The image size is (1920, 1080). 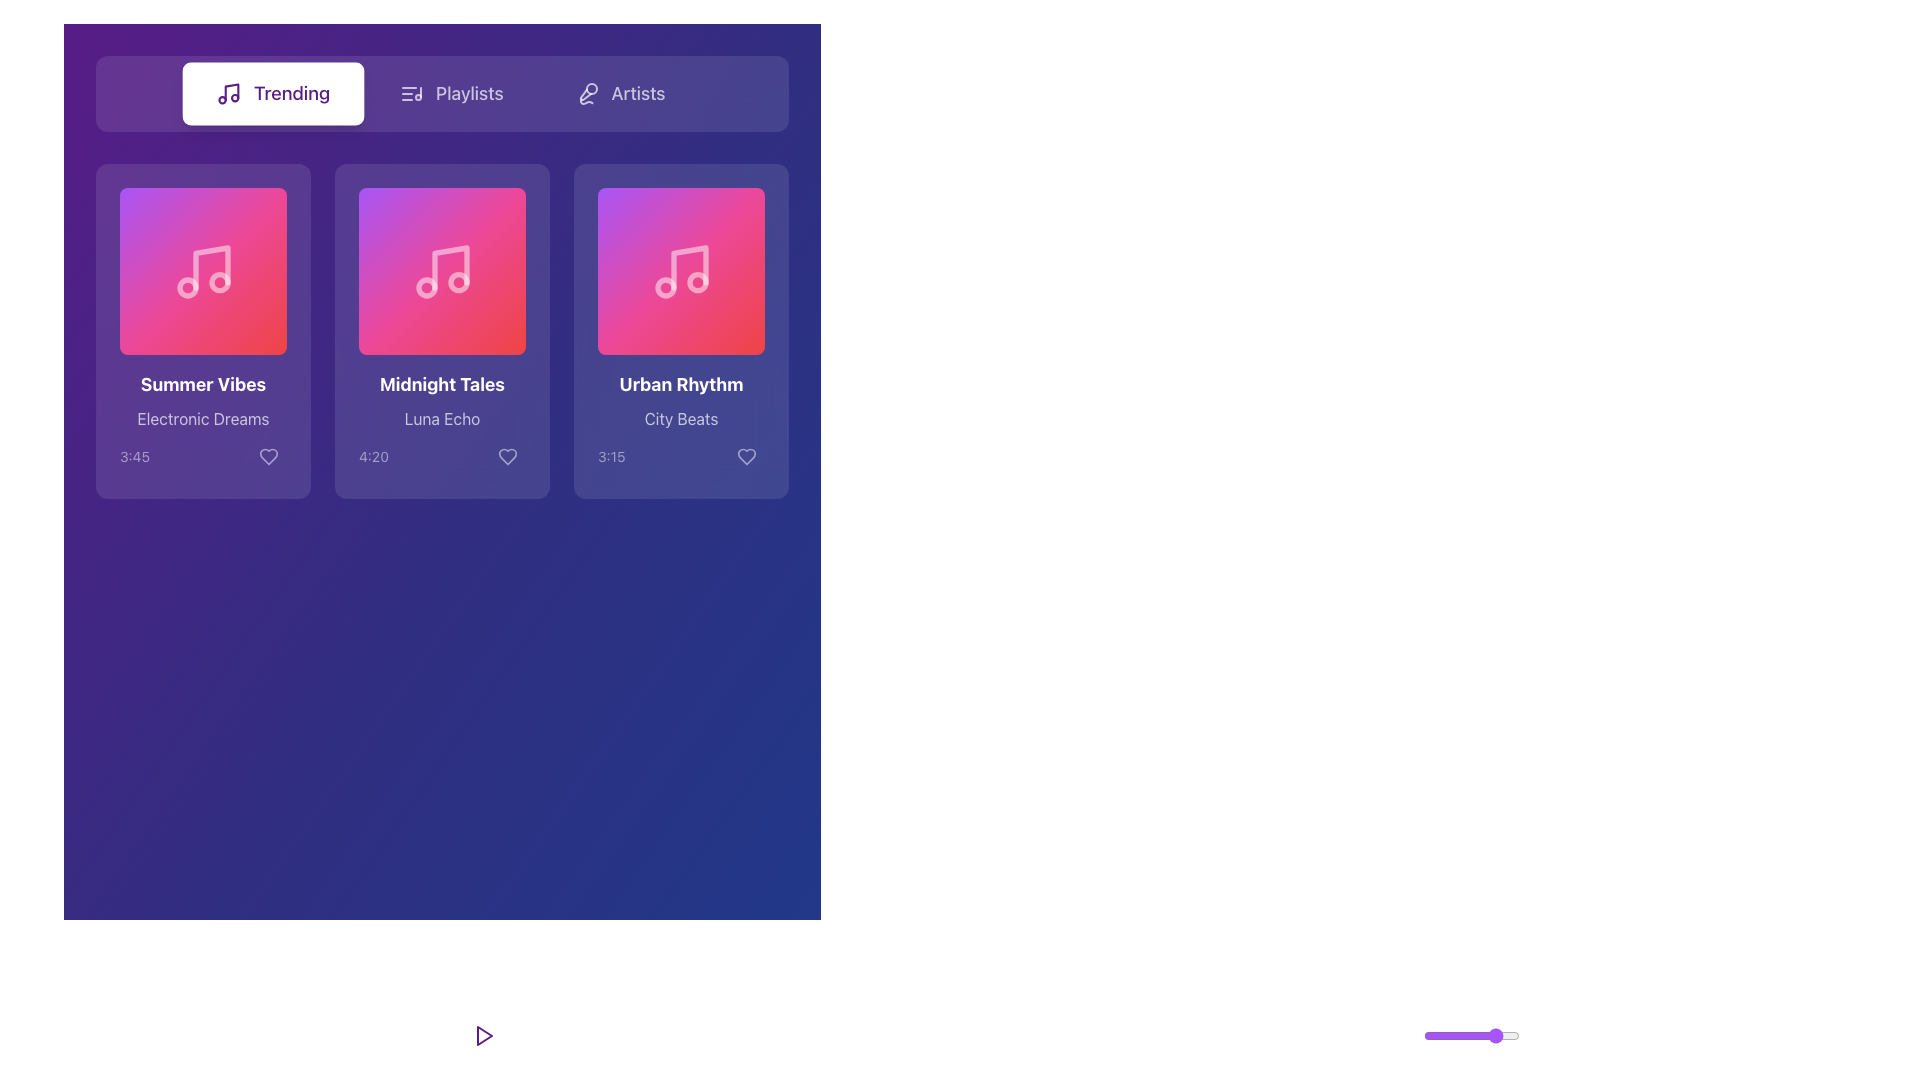 What do you see at coordinates (697, 282) in the screenshot?
I see `the second SVG Circle Element of the musical note graphic within the 'Urban Rhythm' card` at bounding box center [697, 282].